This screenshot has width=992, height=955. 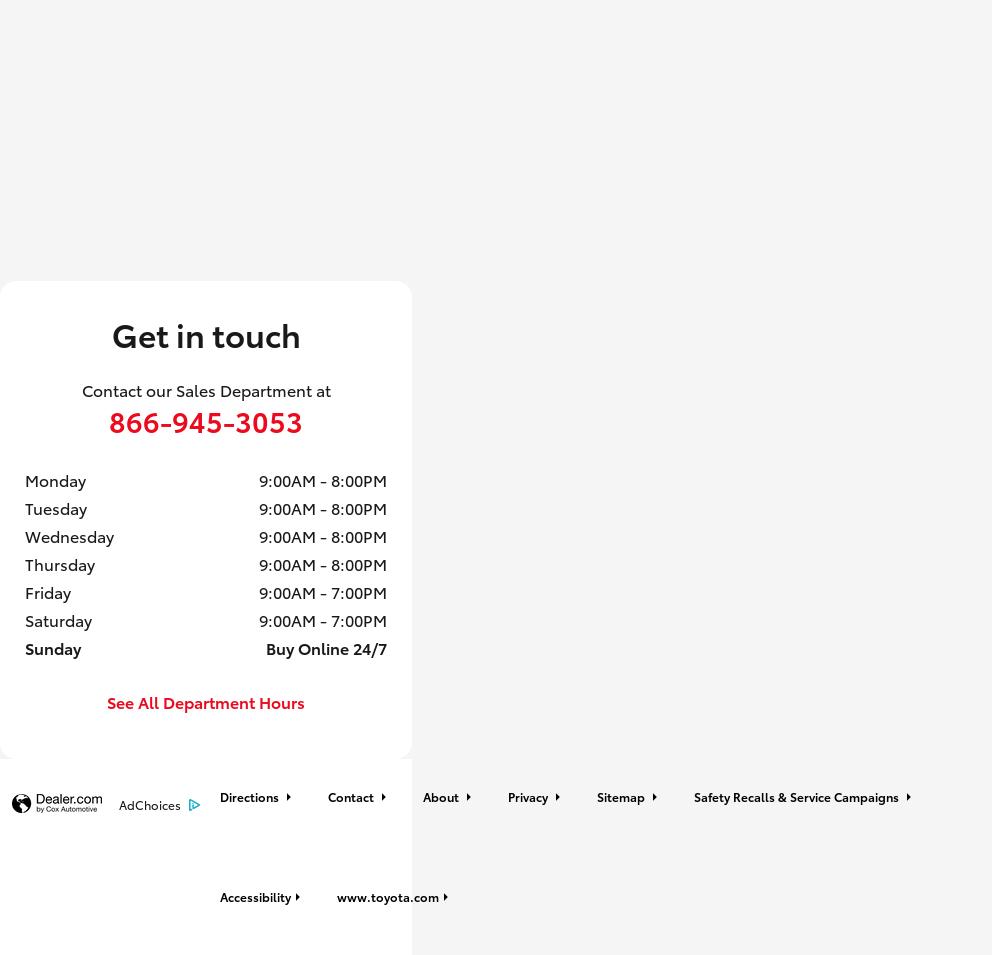 What do you see at coordinates (204, 332) in the screenshot?
I see `'Get in touch'` at bounding box center [204, 332].